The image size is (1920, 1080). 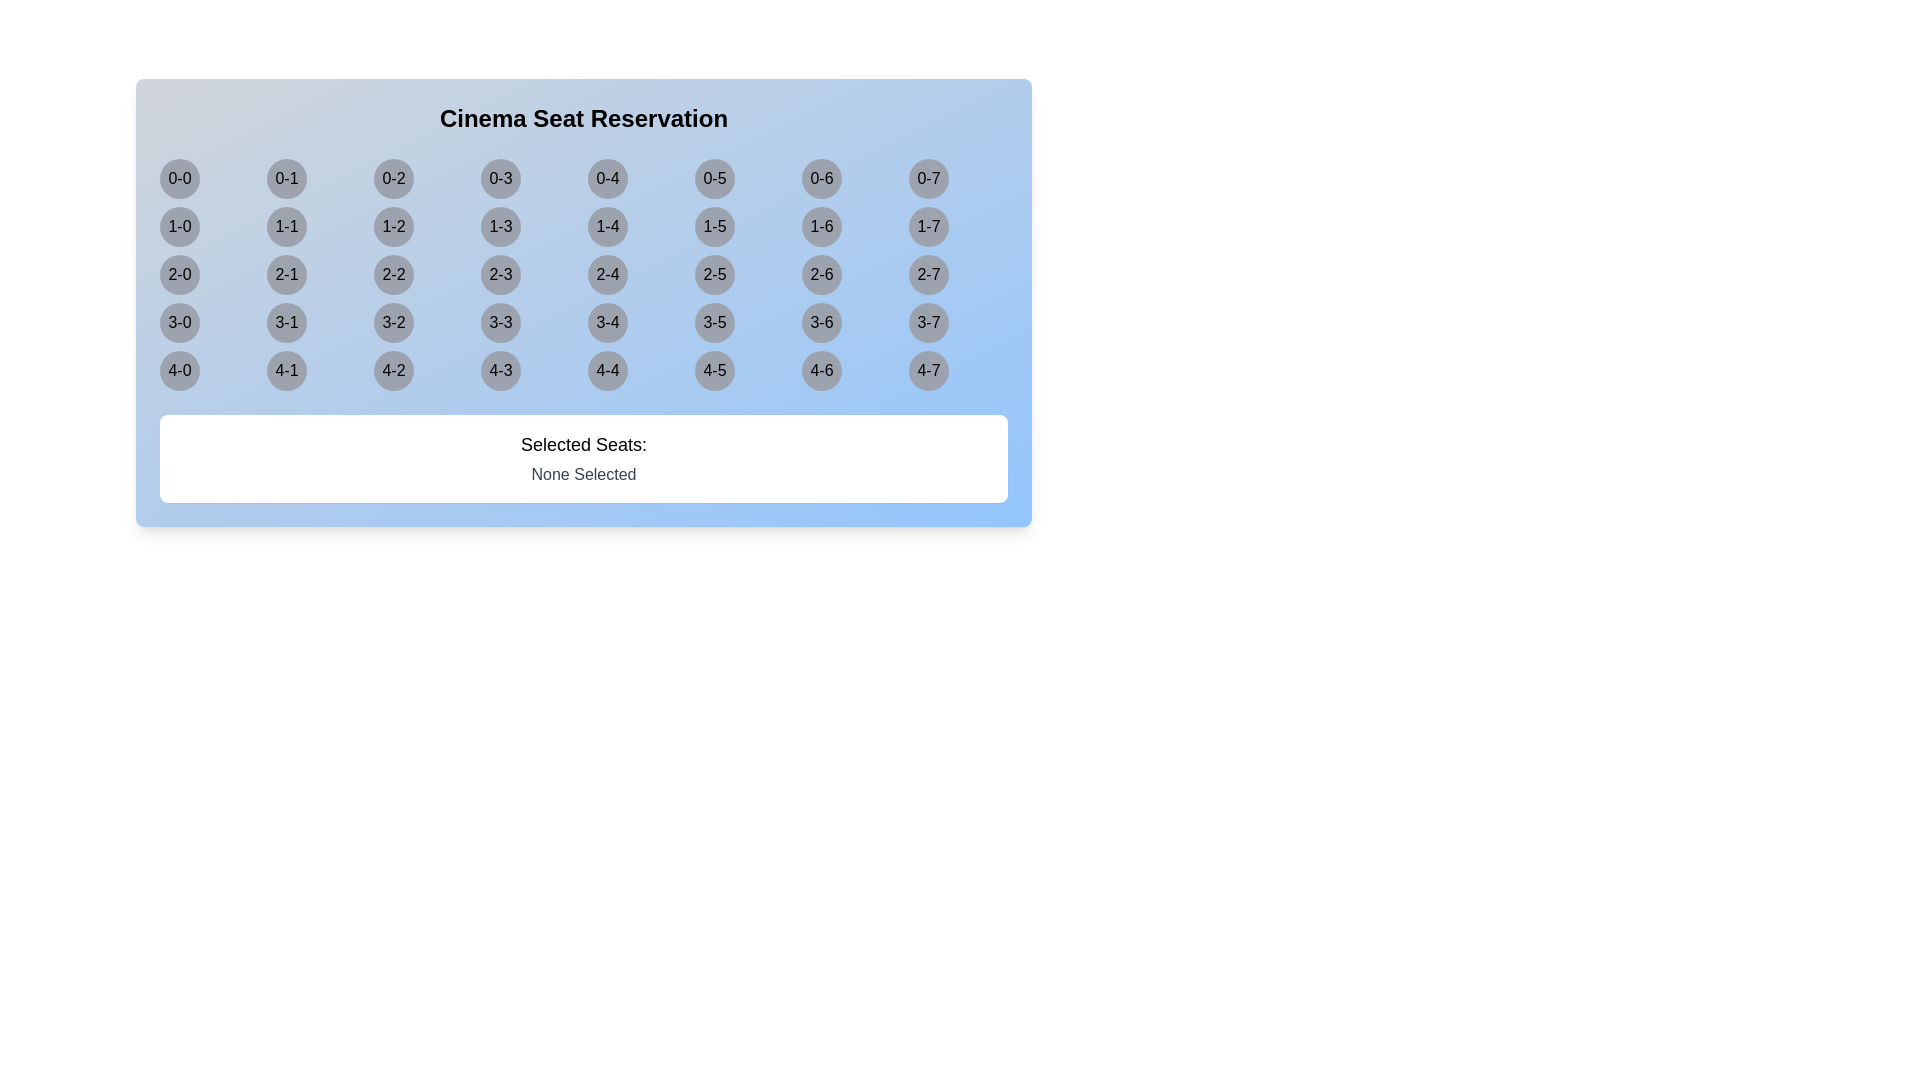 What do you see at coordinates (180, 370) in the screenshot?
I see `the circular button with a gray background and the text '4-0'` at bounding box center [180, 370].